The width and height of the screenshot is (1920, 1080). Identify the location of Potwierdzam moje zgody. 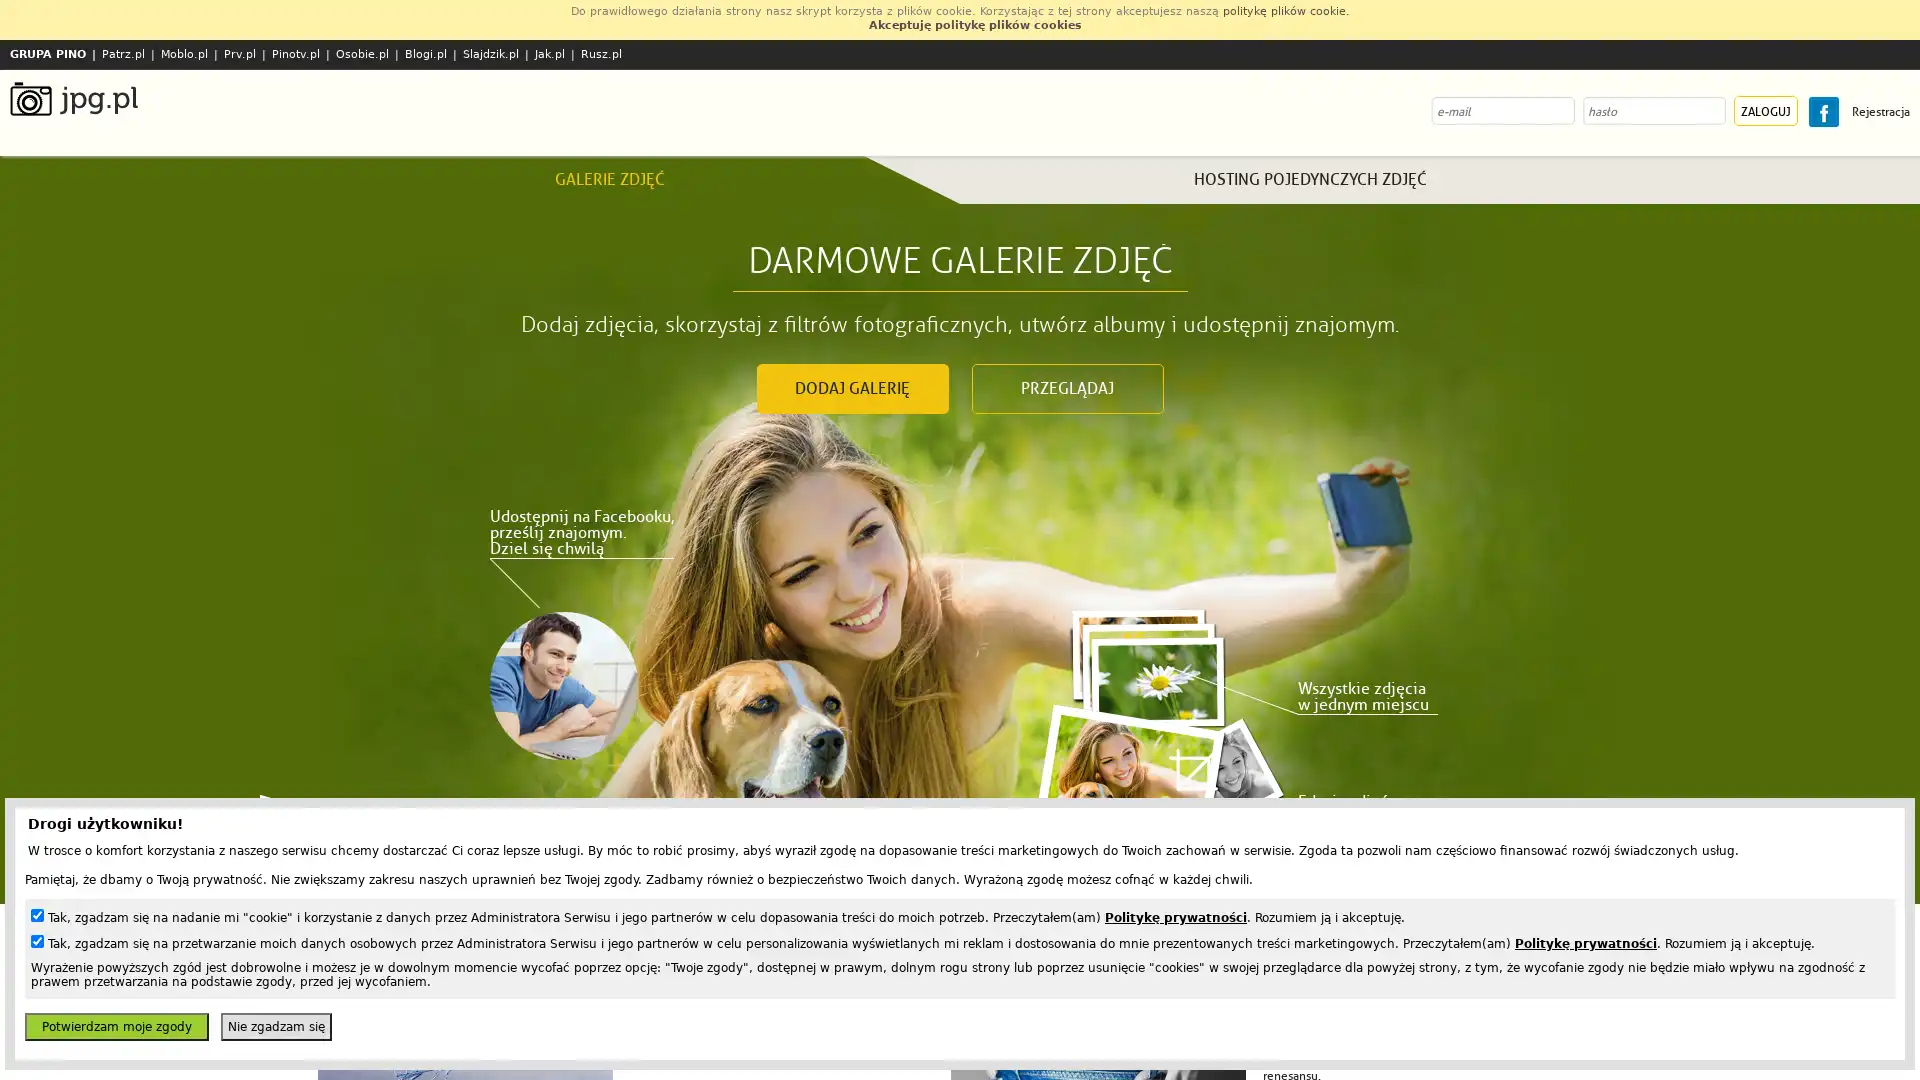
(115, 1026).